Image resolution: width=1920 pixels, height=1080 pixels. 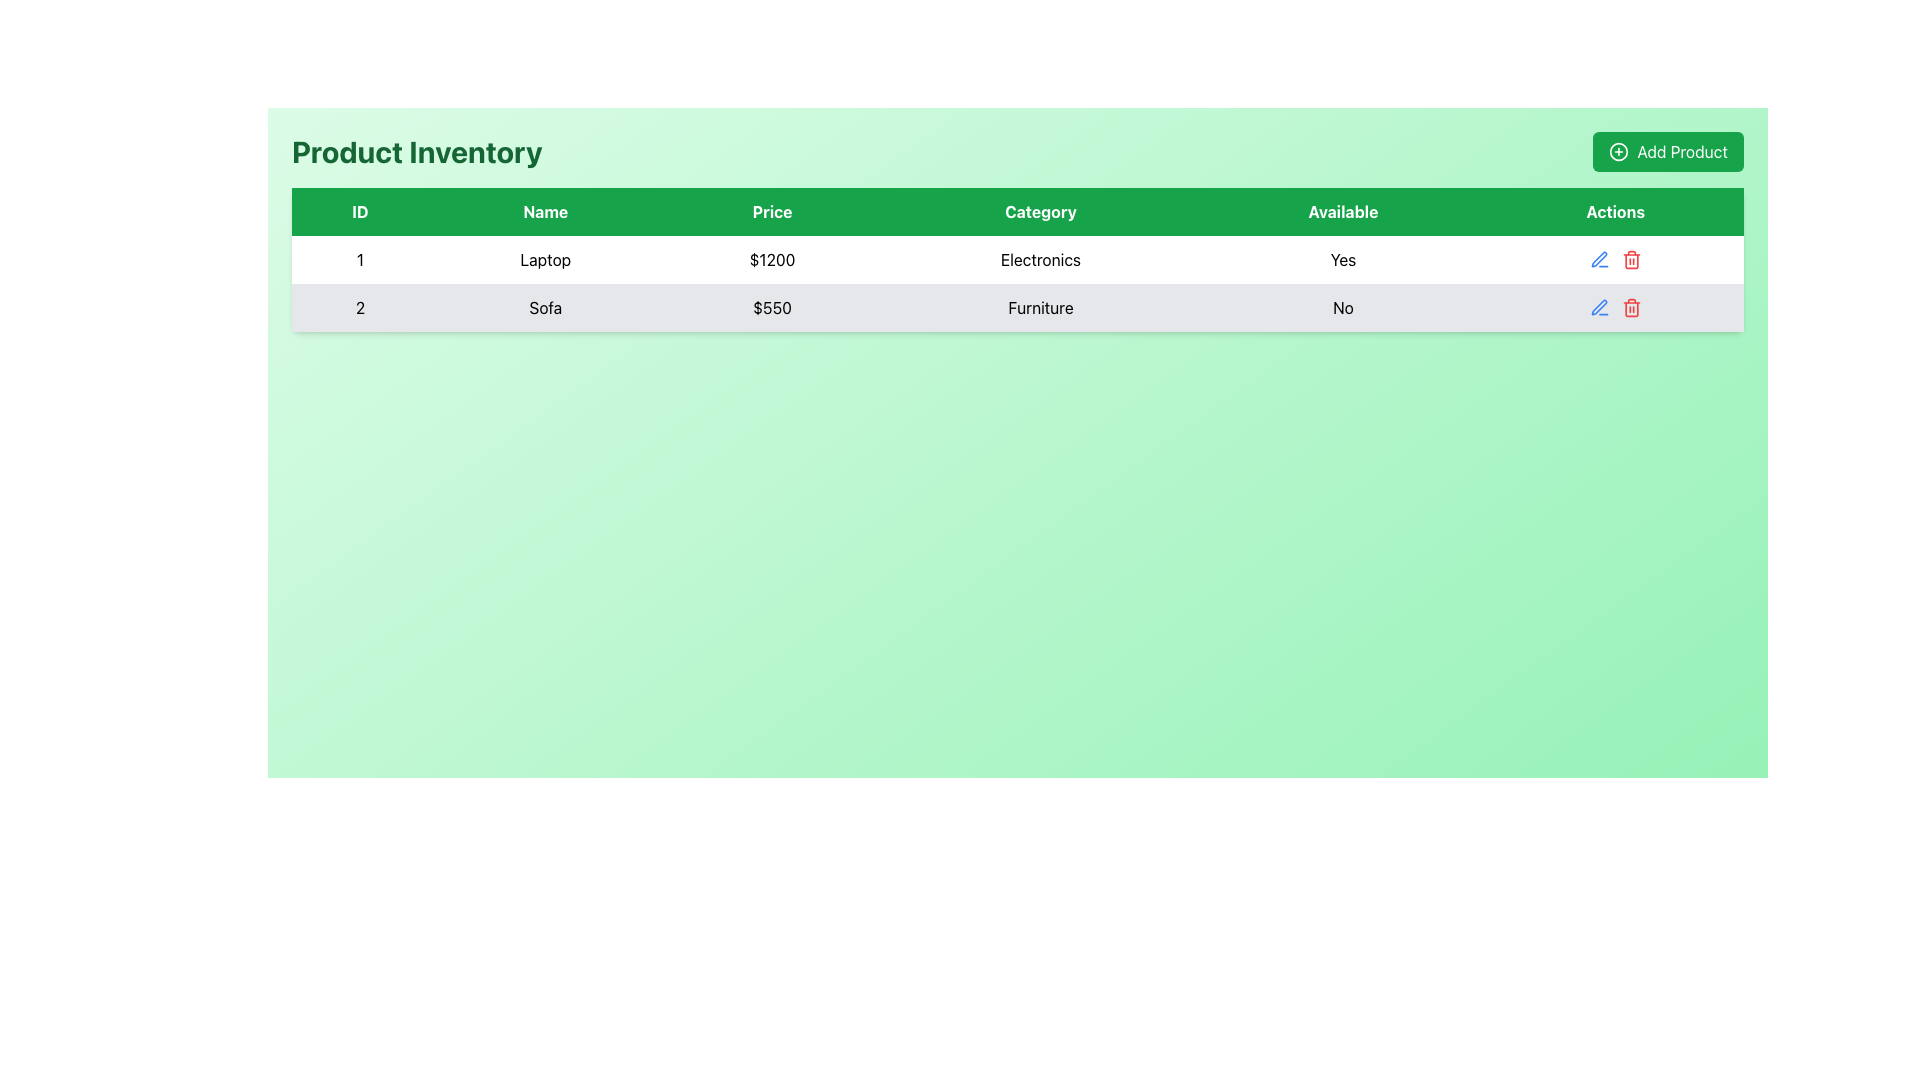 What do you see at coordinates (1619, 150) in the screenshot?
I see `the Circular Icon with a Plus Sign that signifies the action of adding a product, located to the left of the 'Add Product' text in the top-right corner of the layout` at bounding box center [1619, 150].